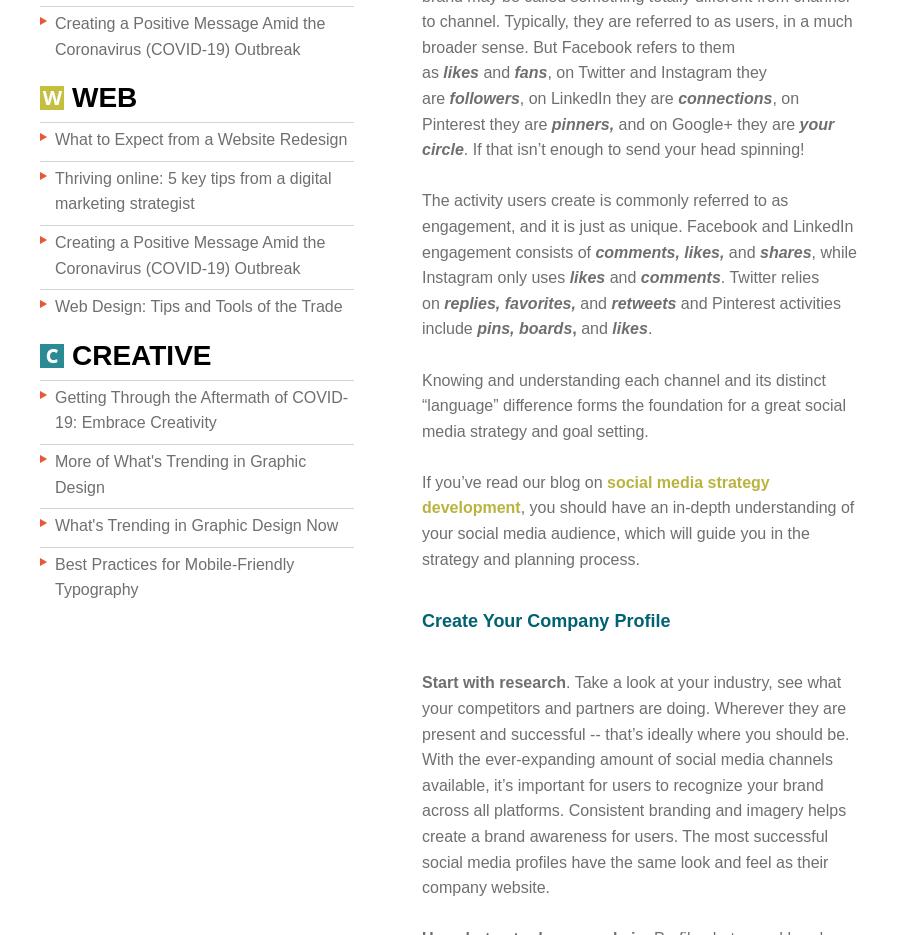 This screenshot has width=900, height=935. Describe the element at coordinates (53, 139) in the screenshot. I see `'What to Expect from a Website Redesign'` at that location.